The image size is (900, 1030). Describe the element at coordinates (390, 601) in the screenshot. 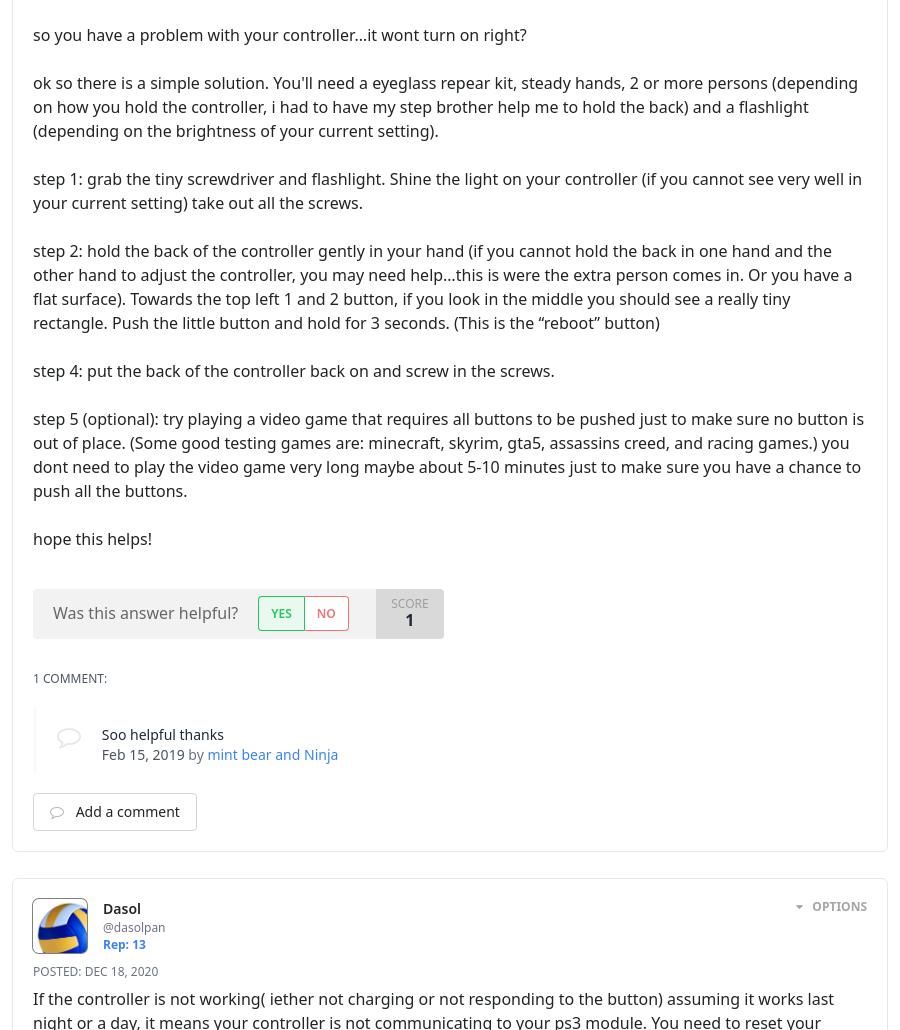

I see `'Score'` at that location.